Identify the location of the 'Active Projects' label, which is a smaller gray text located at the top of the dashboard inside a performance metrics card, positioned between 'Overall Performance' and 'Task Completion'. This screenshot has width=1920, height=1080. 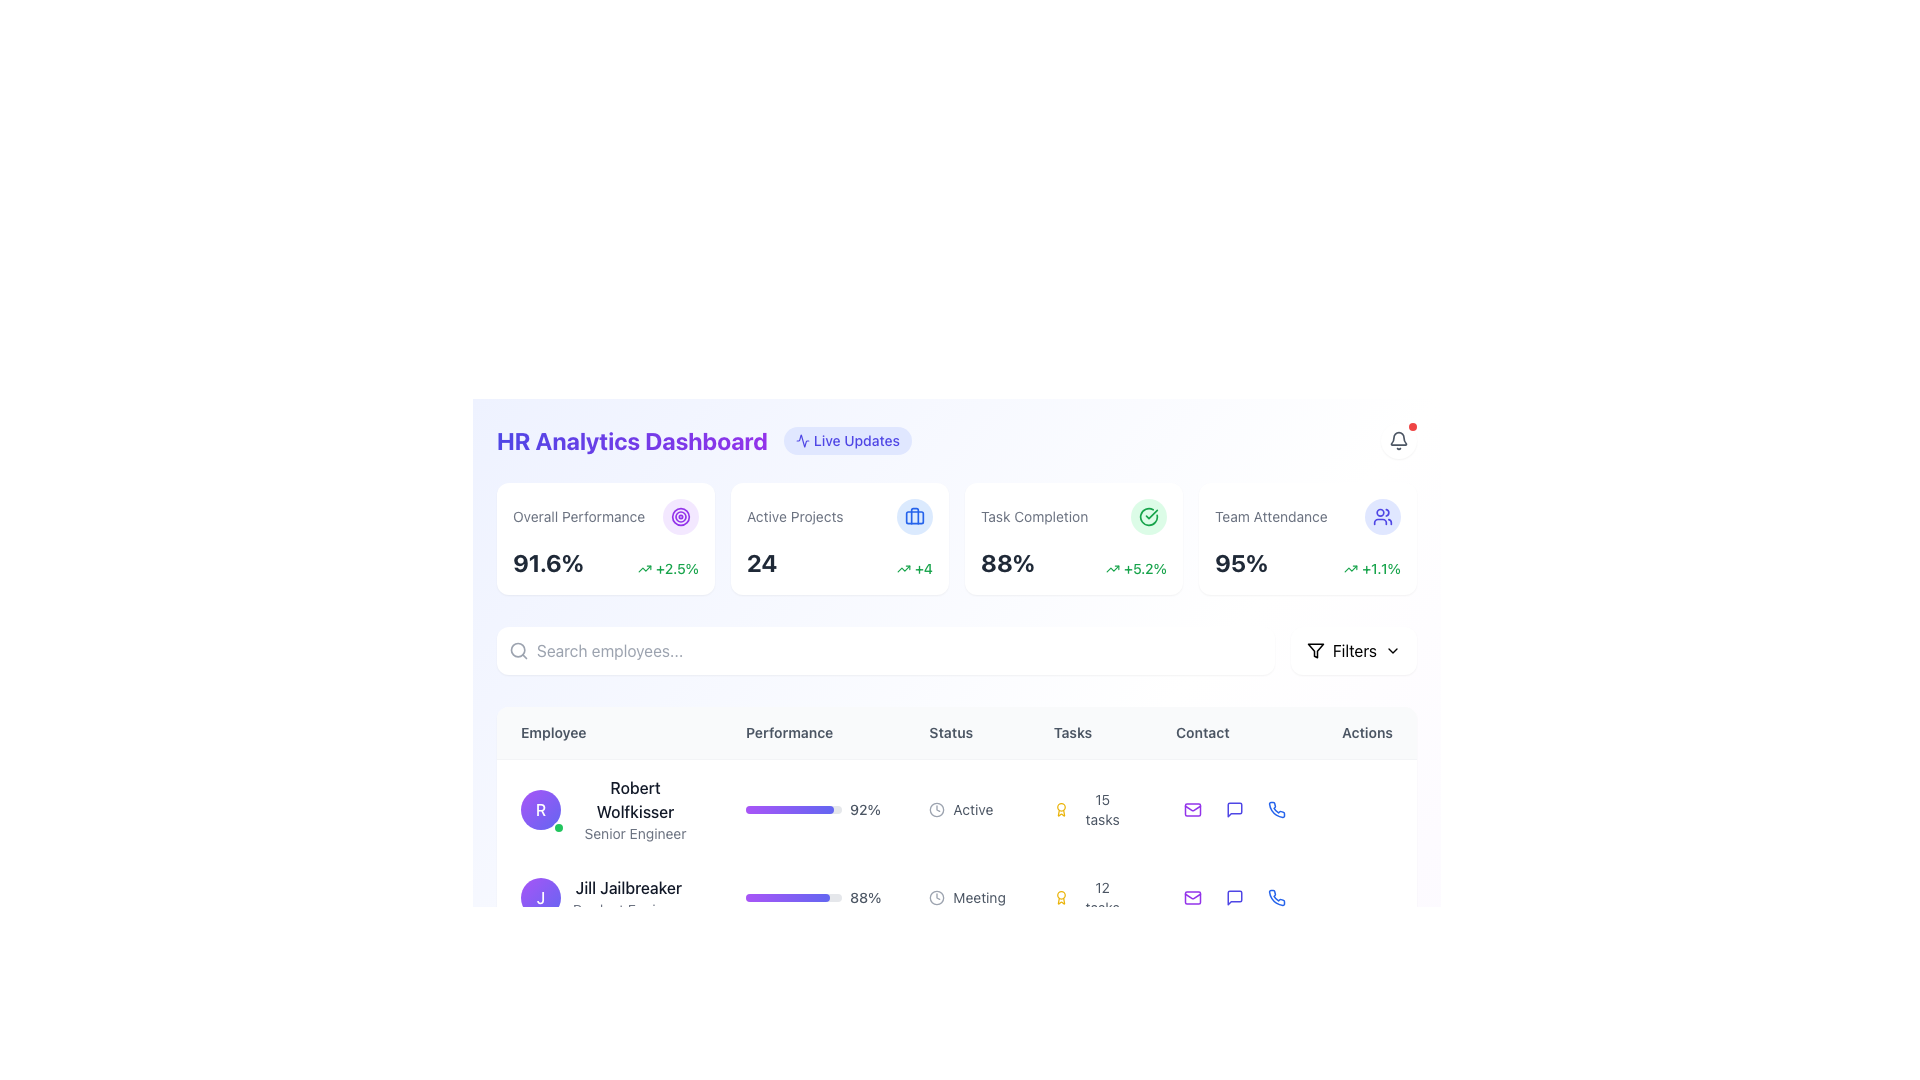
(794, 515).